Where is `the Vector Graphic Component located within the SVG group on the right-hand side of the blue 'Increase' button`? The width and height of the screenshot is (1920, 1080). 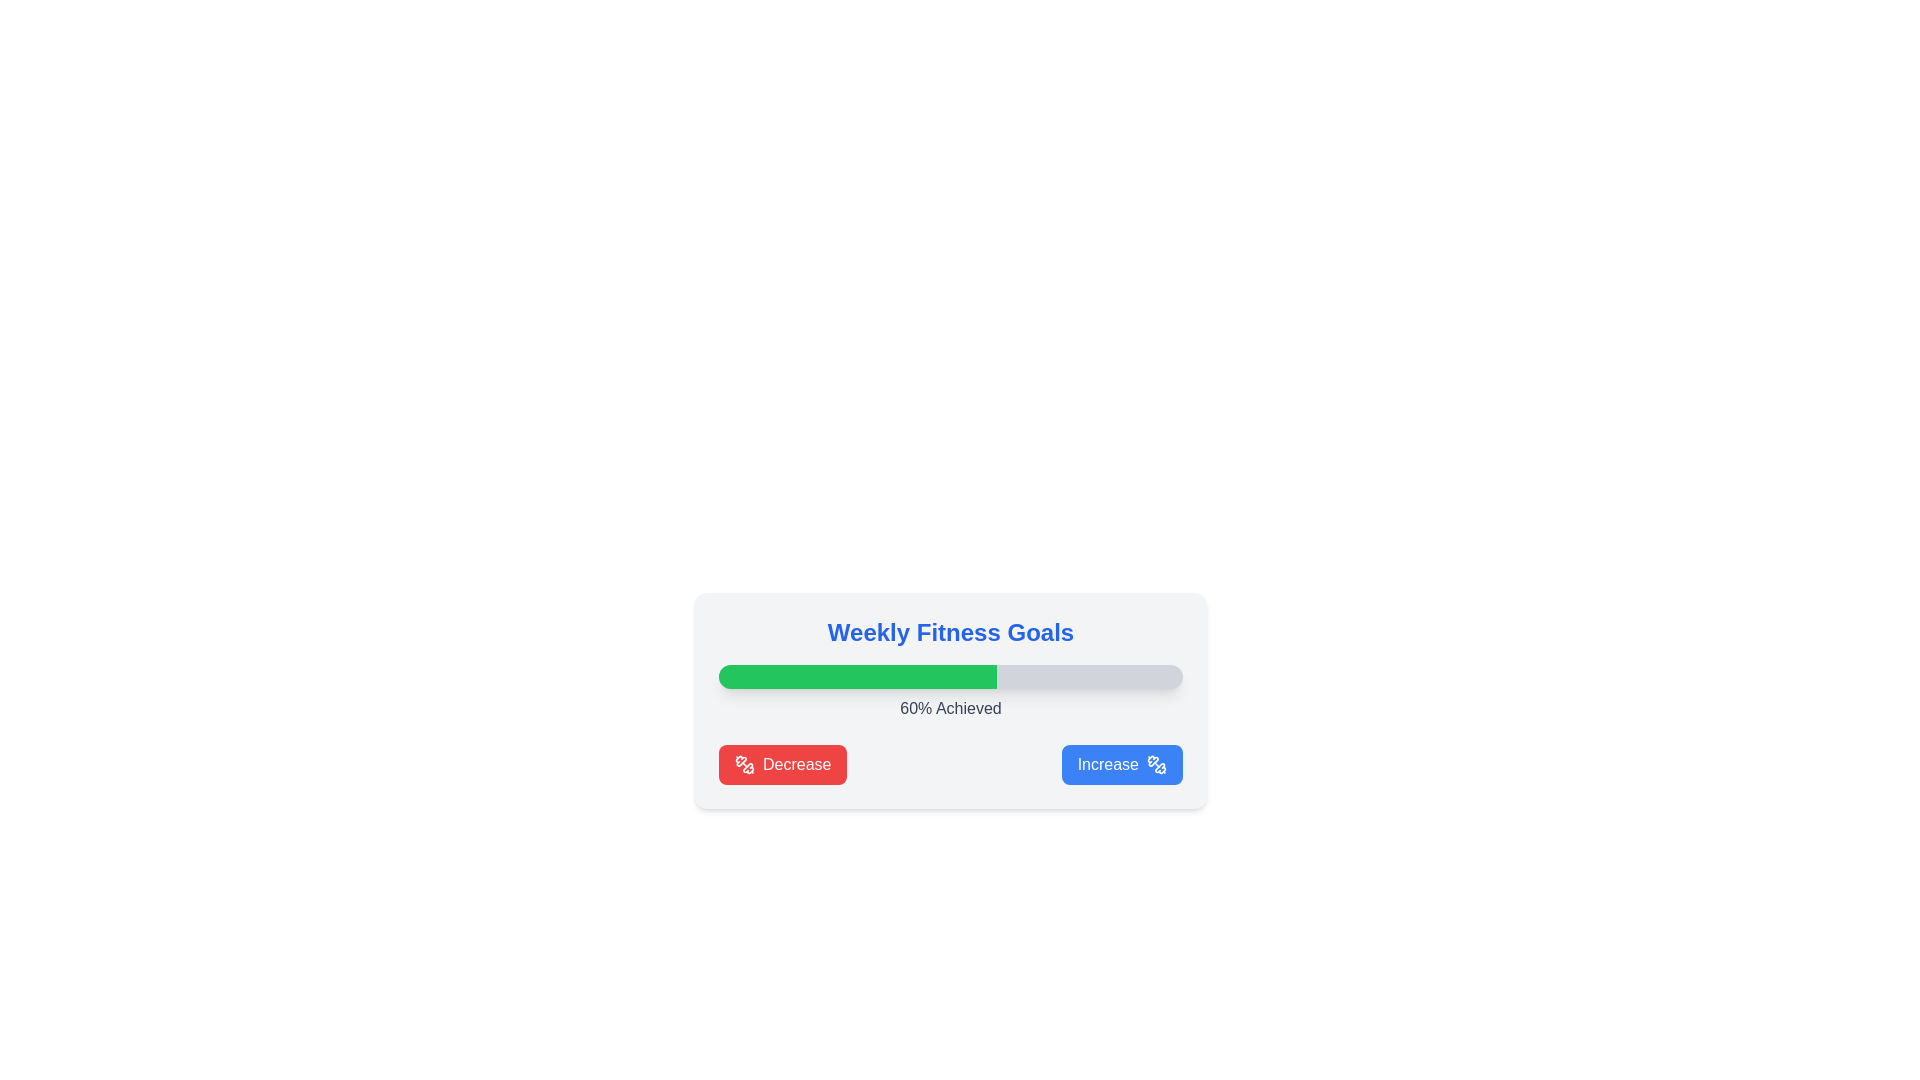 the Vector Graphic Component located within the SVG group on the right-hand side of the blue 'Increase' button is located at coordinates (1160, 767).